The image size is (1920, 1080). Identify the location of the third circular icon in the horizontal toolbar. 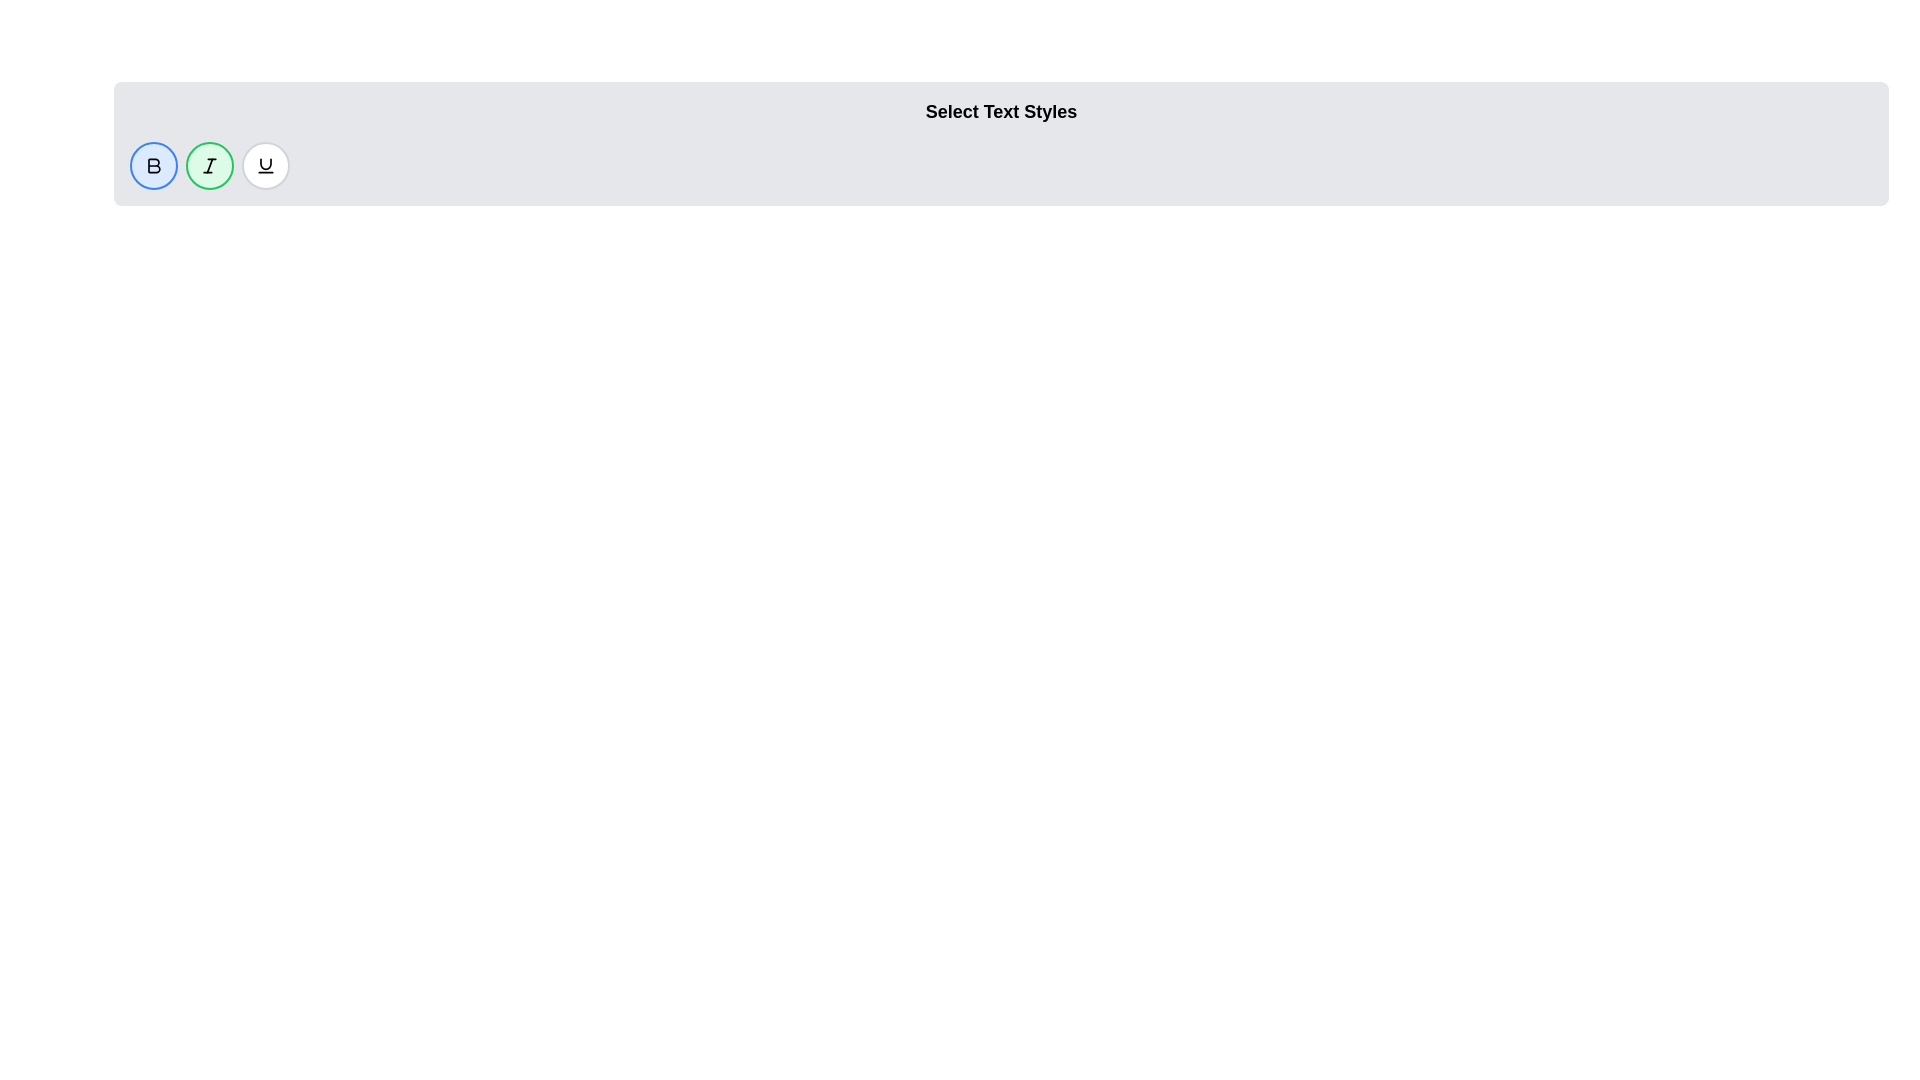
(264, 164).